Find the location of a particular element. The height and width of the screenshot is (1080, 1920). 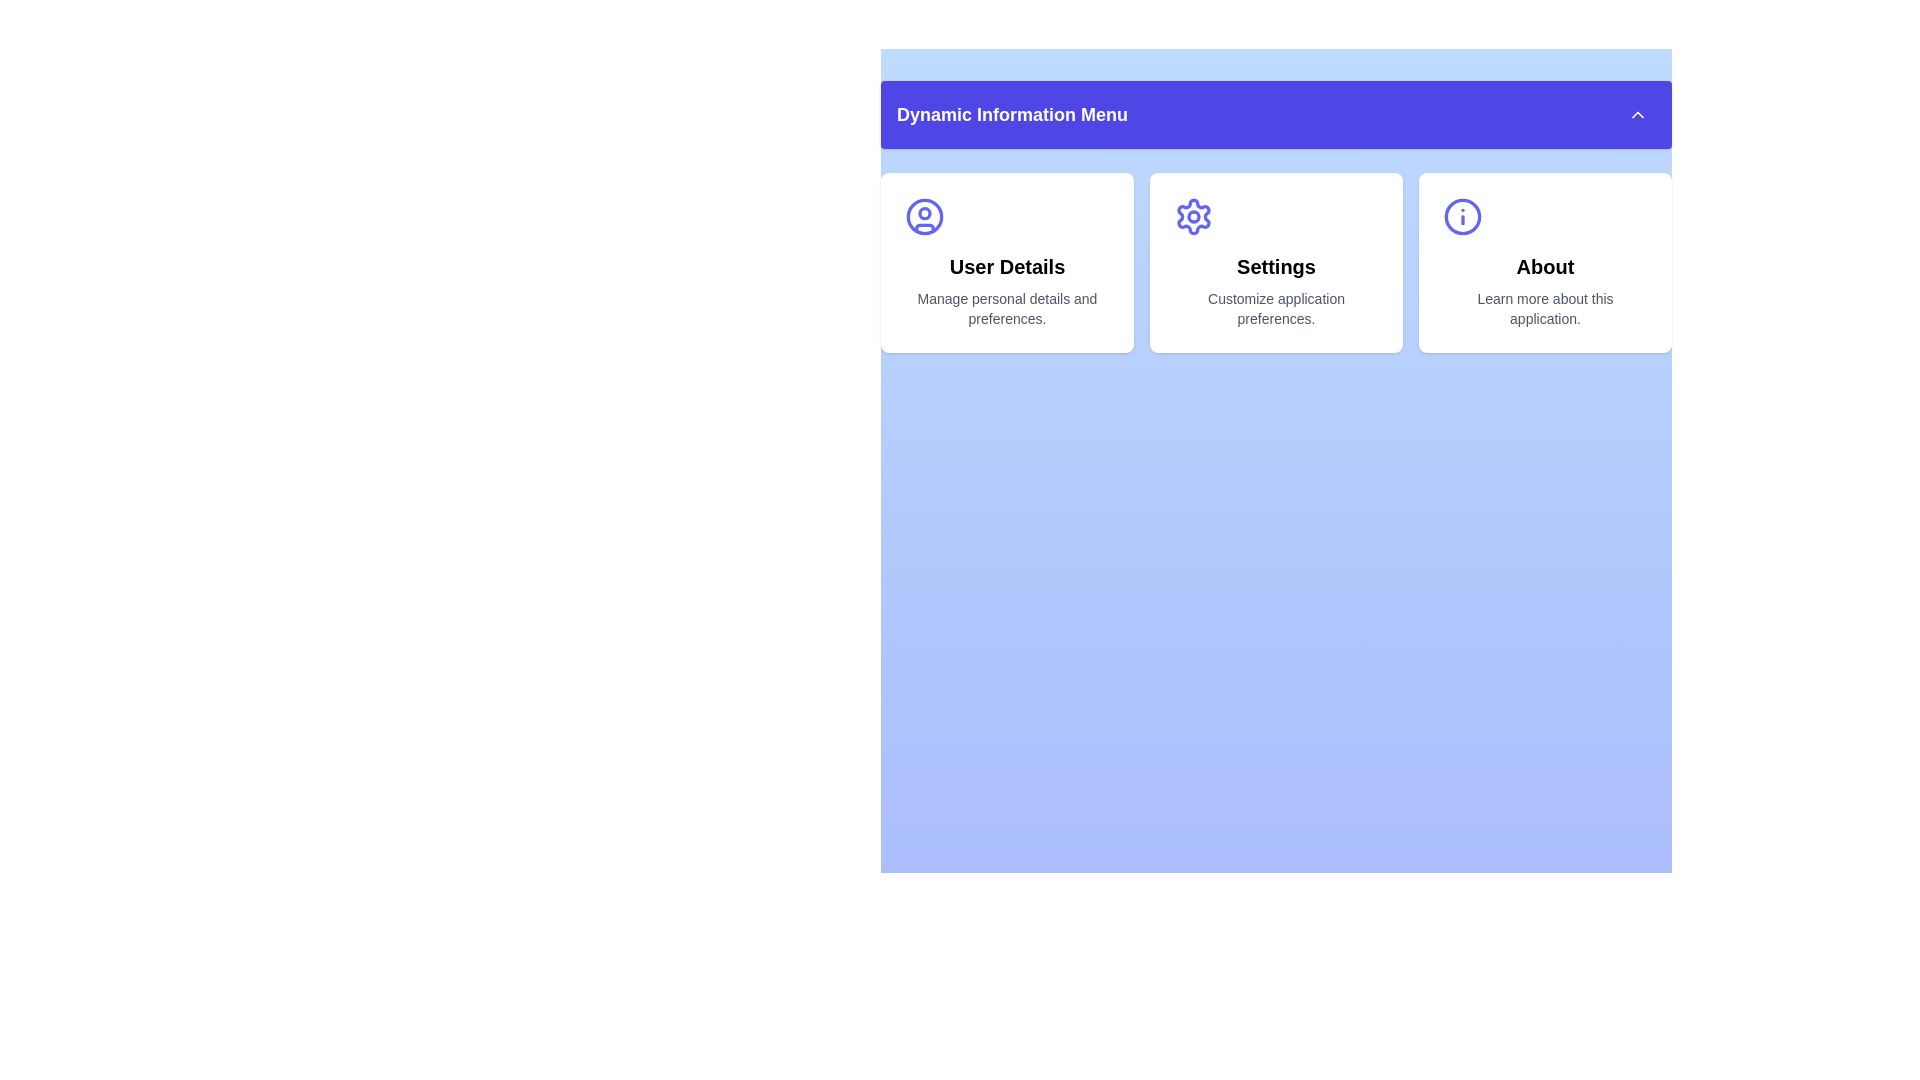

the menu item About to interact with it is located at coordinates (1544, 261).